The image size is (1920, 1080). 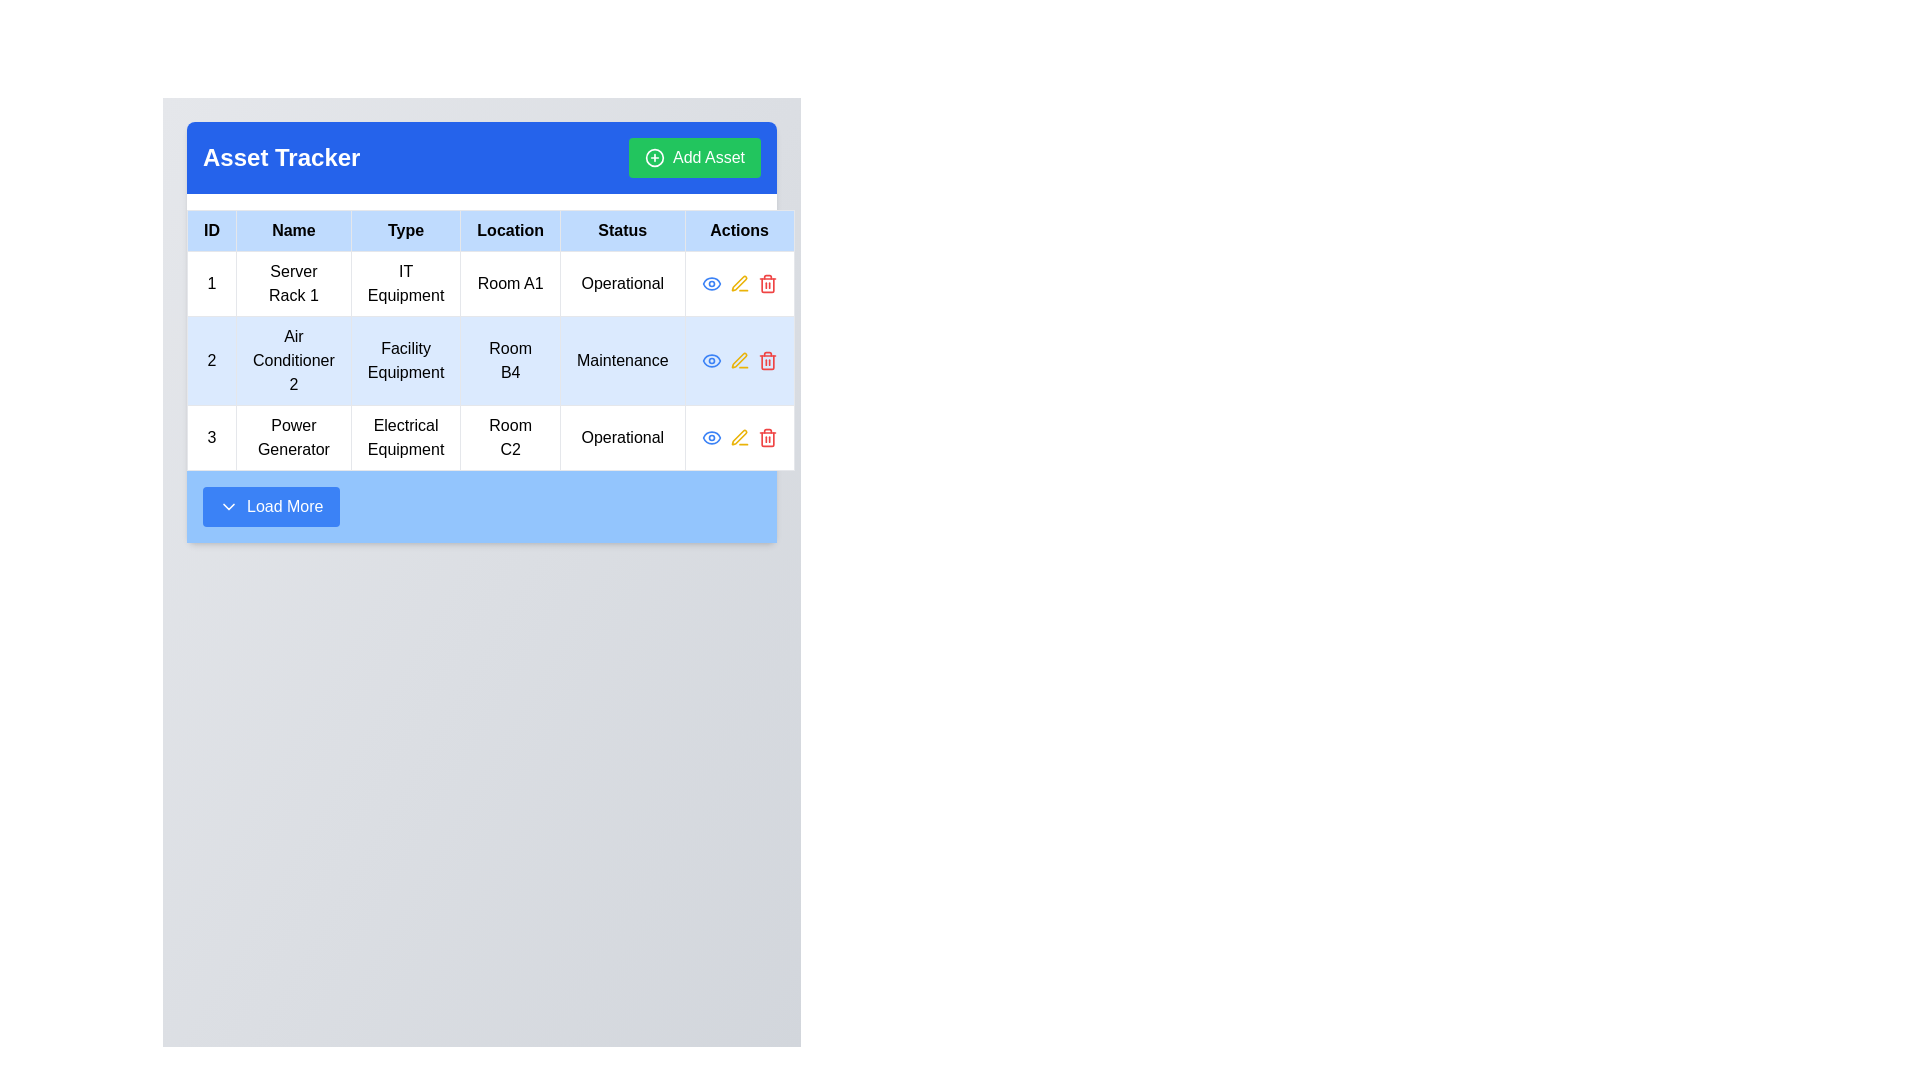 I want to click on the Table Header Cell that contains the word 'Name' in bold black text, located in the second position of the header row of a table, so click(x=292, y=230).